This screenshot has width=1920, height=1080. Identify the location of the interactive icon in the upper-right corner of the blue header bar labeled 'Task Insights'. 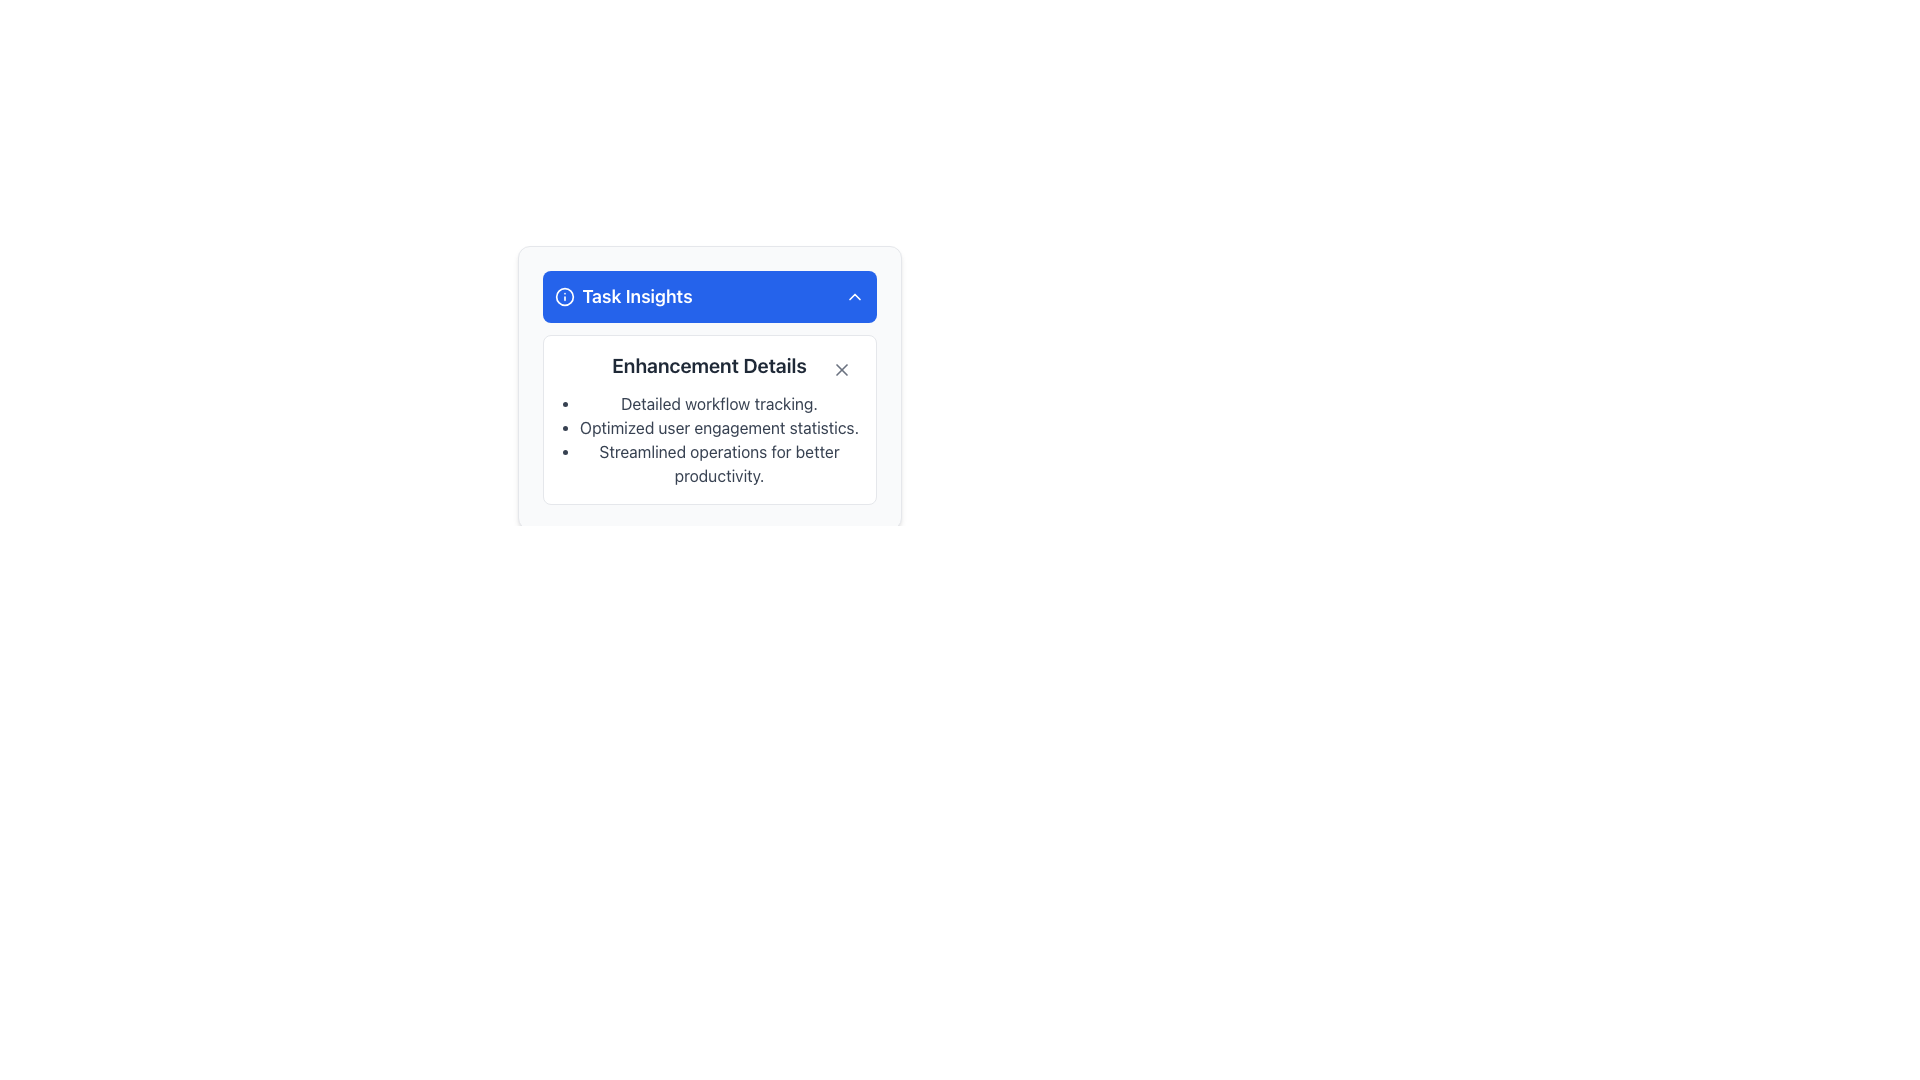
(854, 297).